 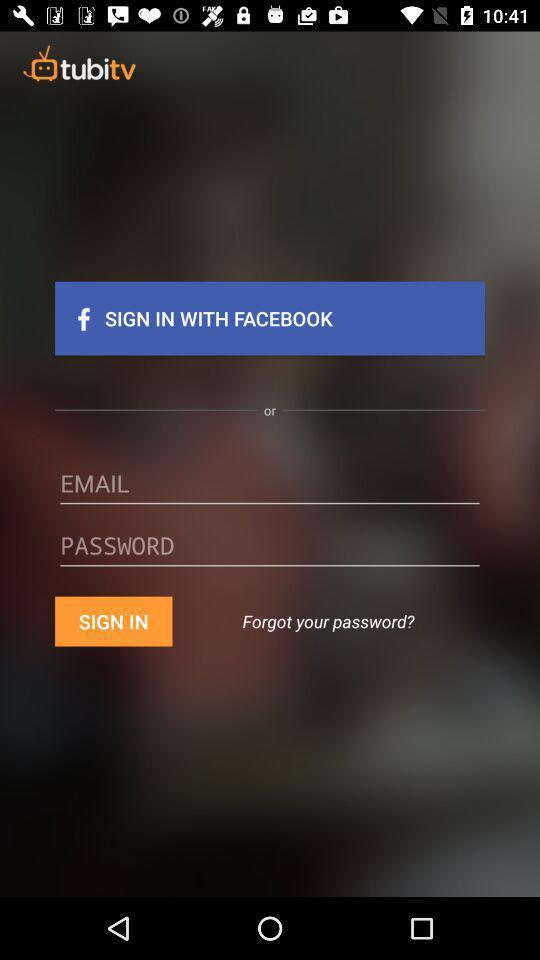 I want to click on email, so click(x=270, y=489).